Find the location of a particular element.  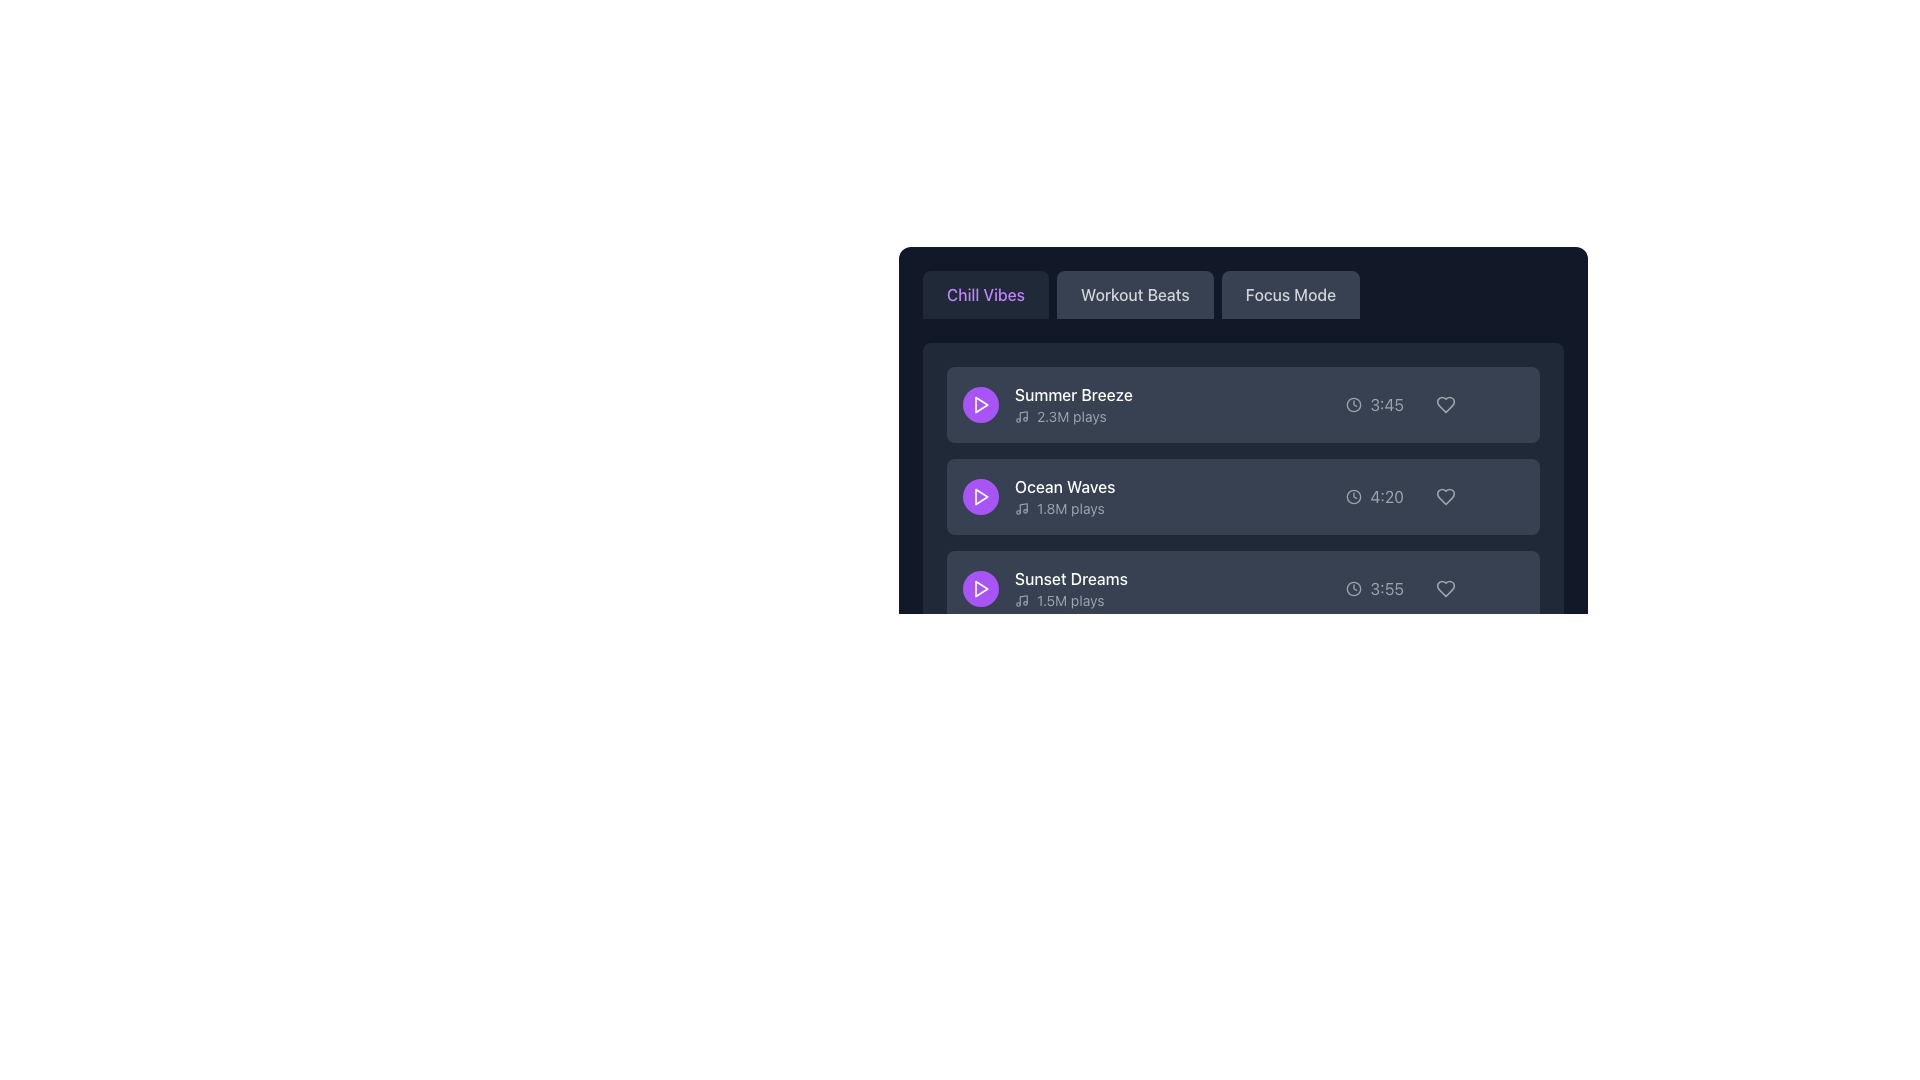

the 'Workout Beats' button, which is a rectangular button with rounded corners, centrally located between 'Chill Vibes' and 'Focus Mode' is located at coordinates (1135, 294).